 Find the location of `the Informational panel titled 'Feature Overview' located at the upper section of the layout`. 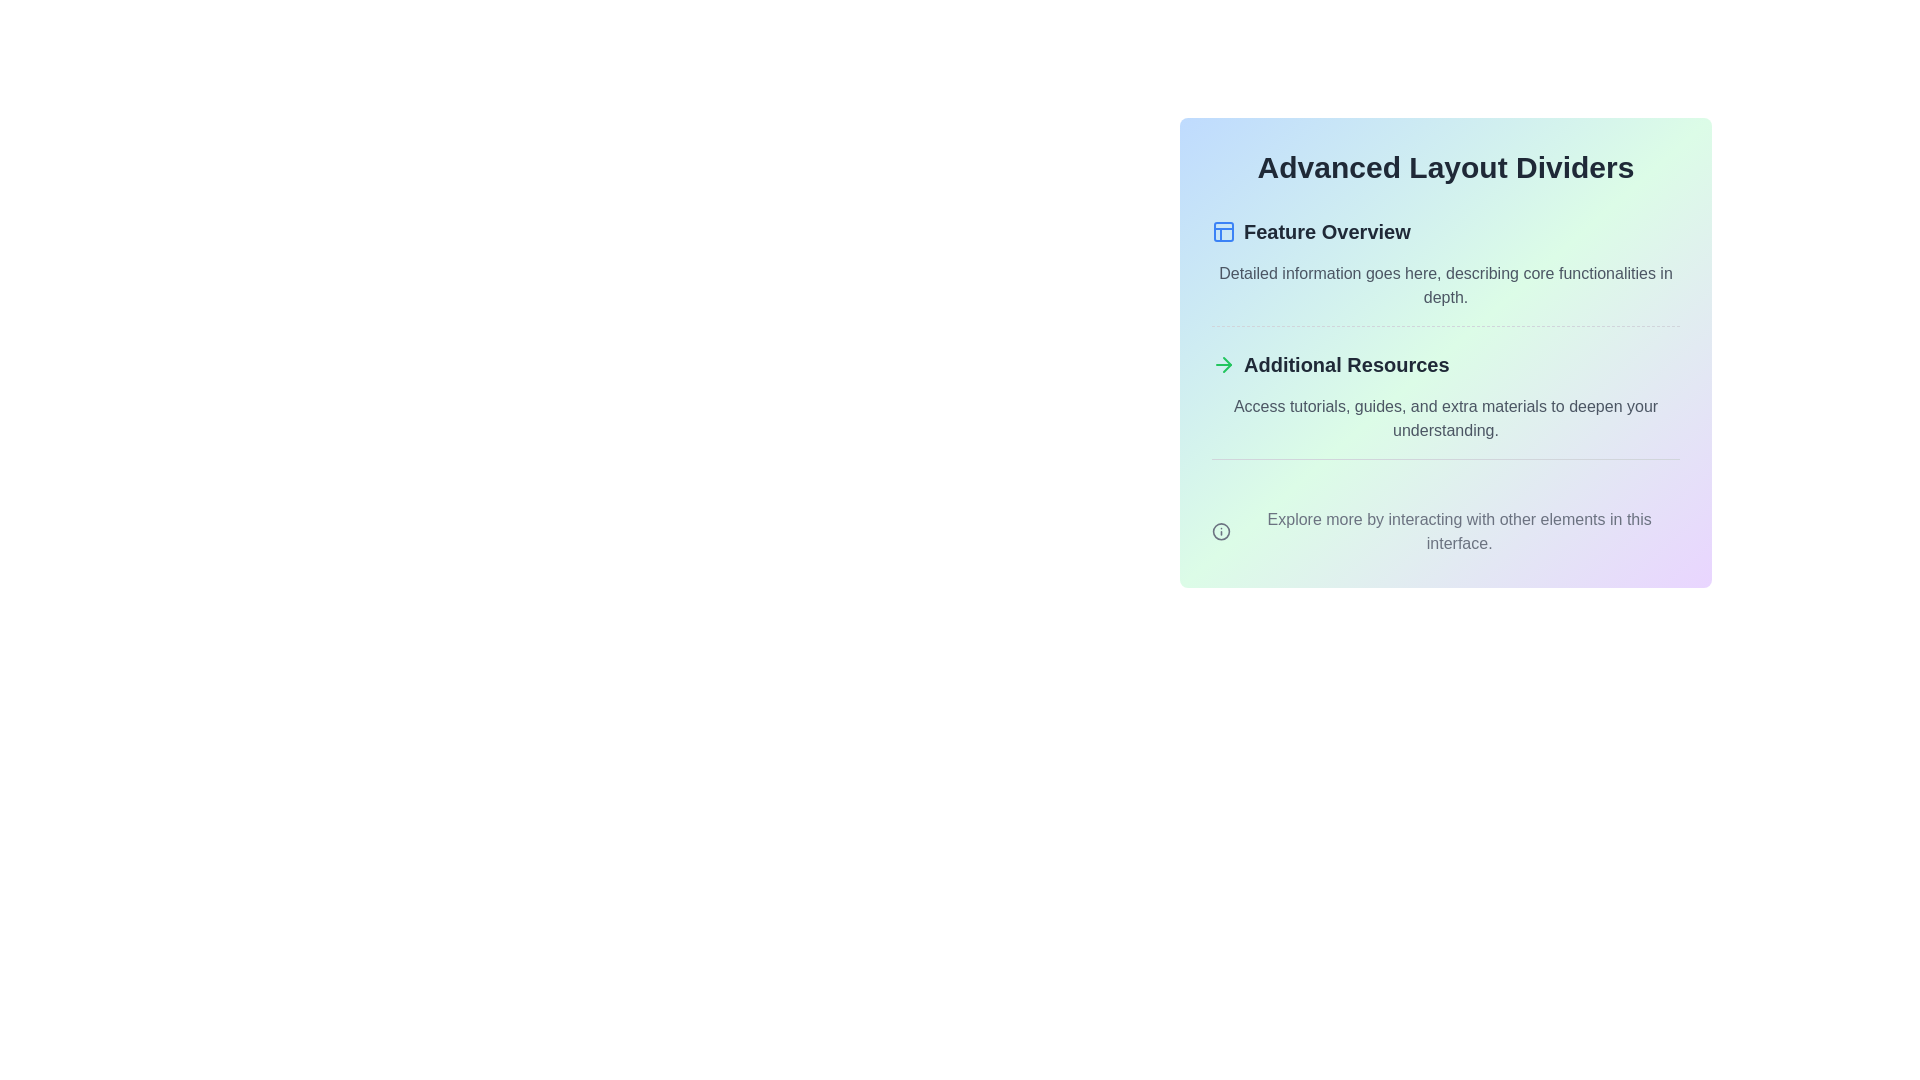

the Informational panel titled 'Feature Overview' located at the upper section of the layout is located at coordinates (1445, 272).